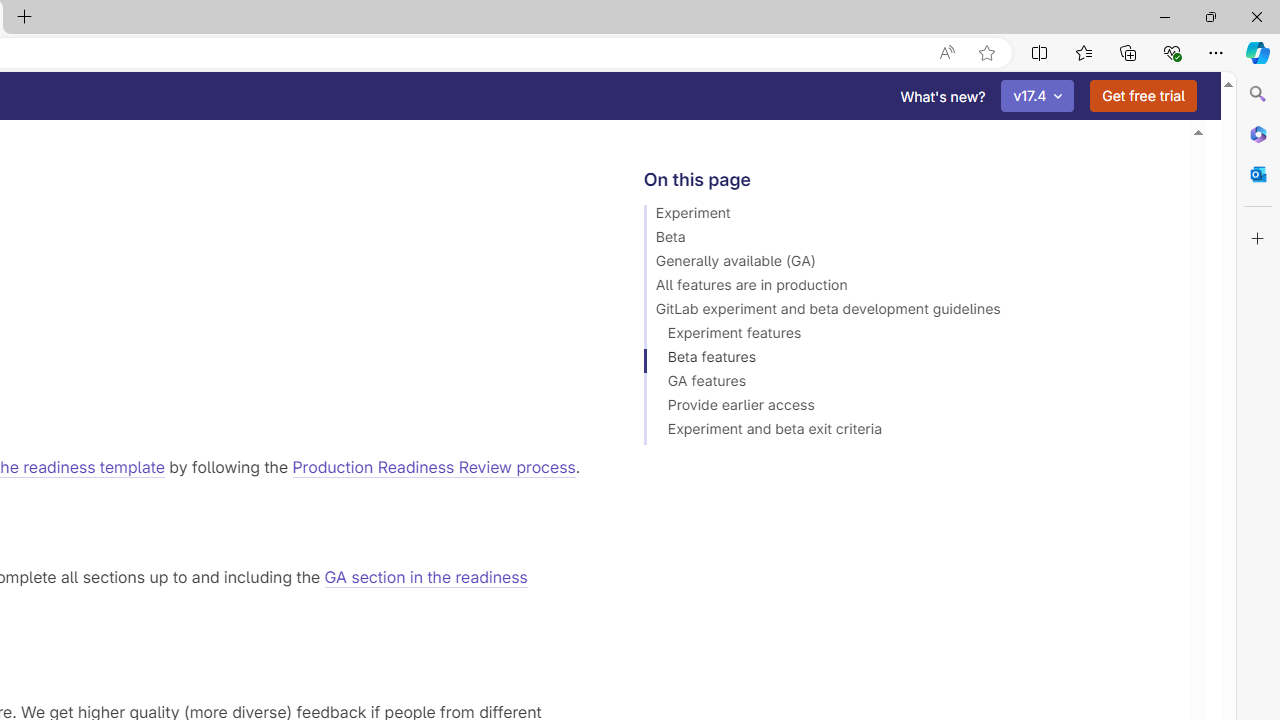 The image size is (1280, 720). What do you see at coordinates (907, 407) in the screenshot?
I see `'Provide earlier access'` at bounding box center [907, 407].